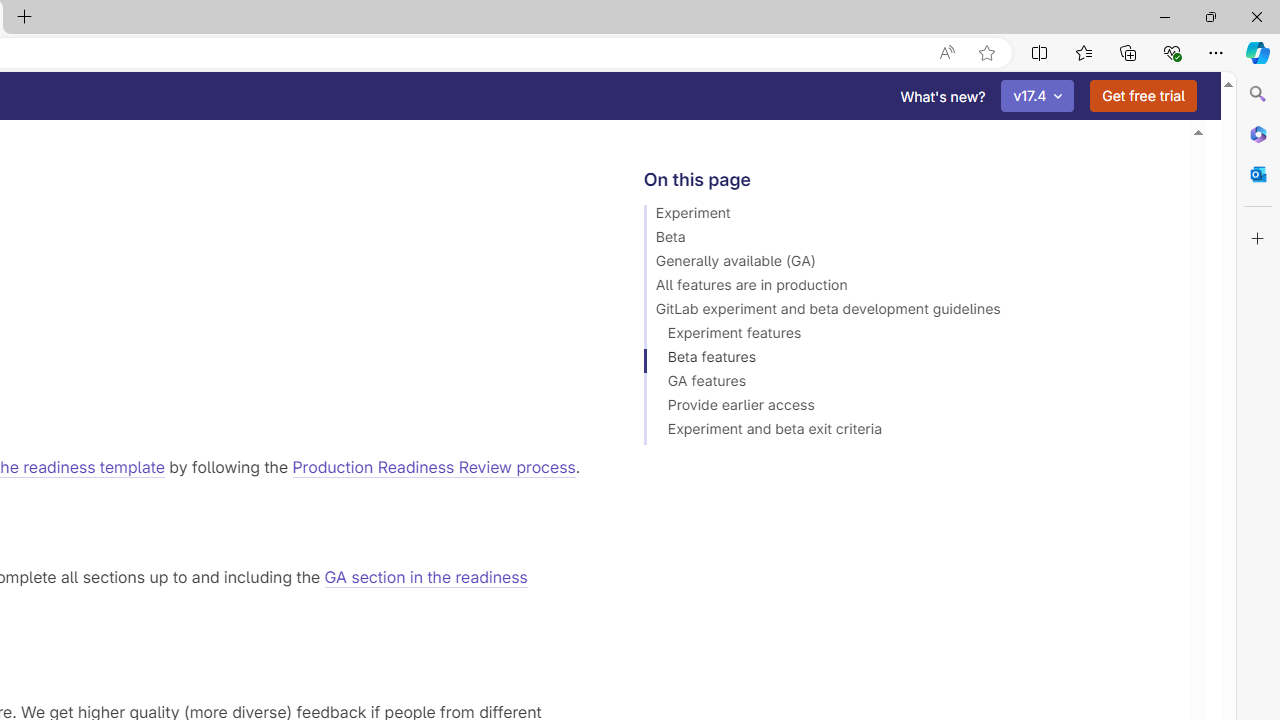 The image size is (1280, 720). What do you see at coordinates (907, 407) in the screenshot?
I see `'Provide earlier access'` at bounding box center [907, 407].